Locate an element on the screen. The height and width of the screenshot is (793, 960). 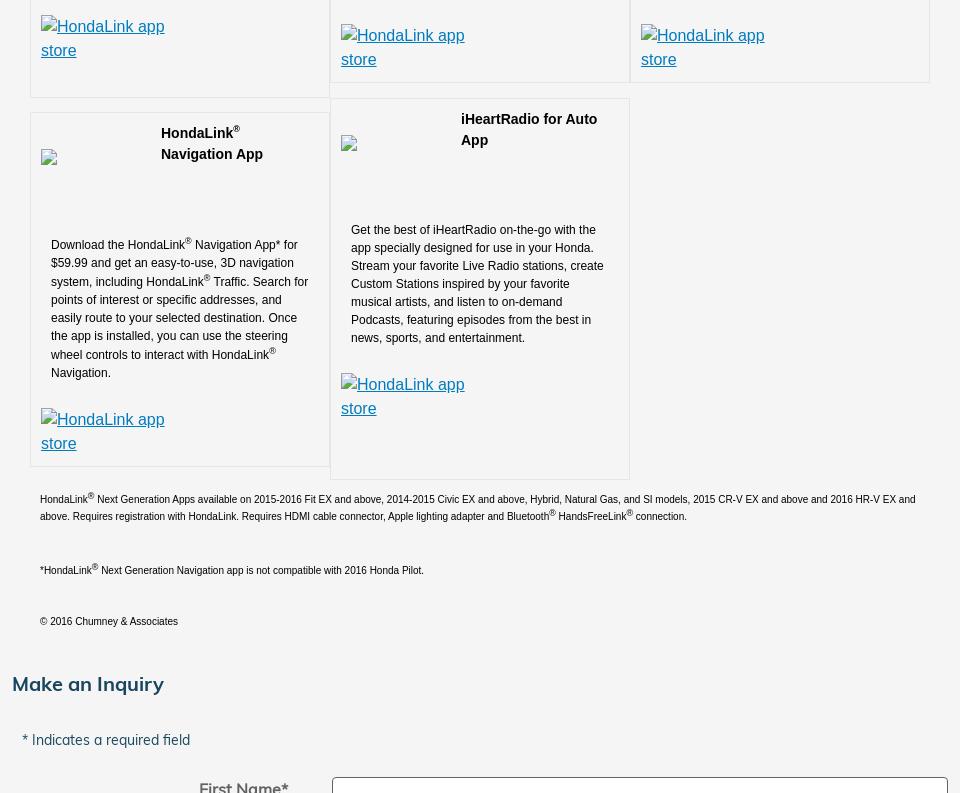
'connection.' is located at coordinates (659, 516).